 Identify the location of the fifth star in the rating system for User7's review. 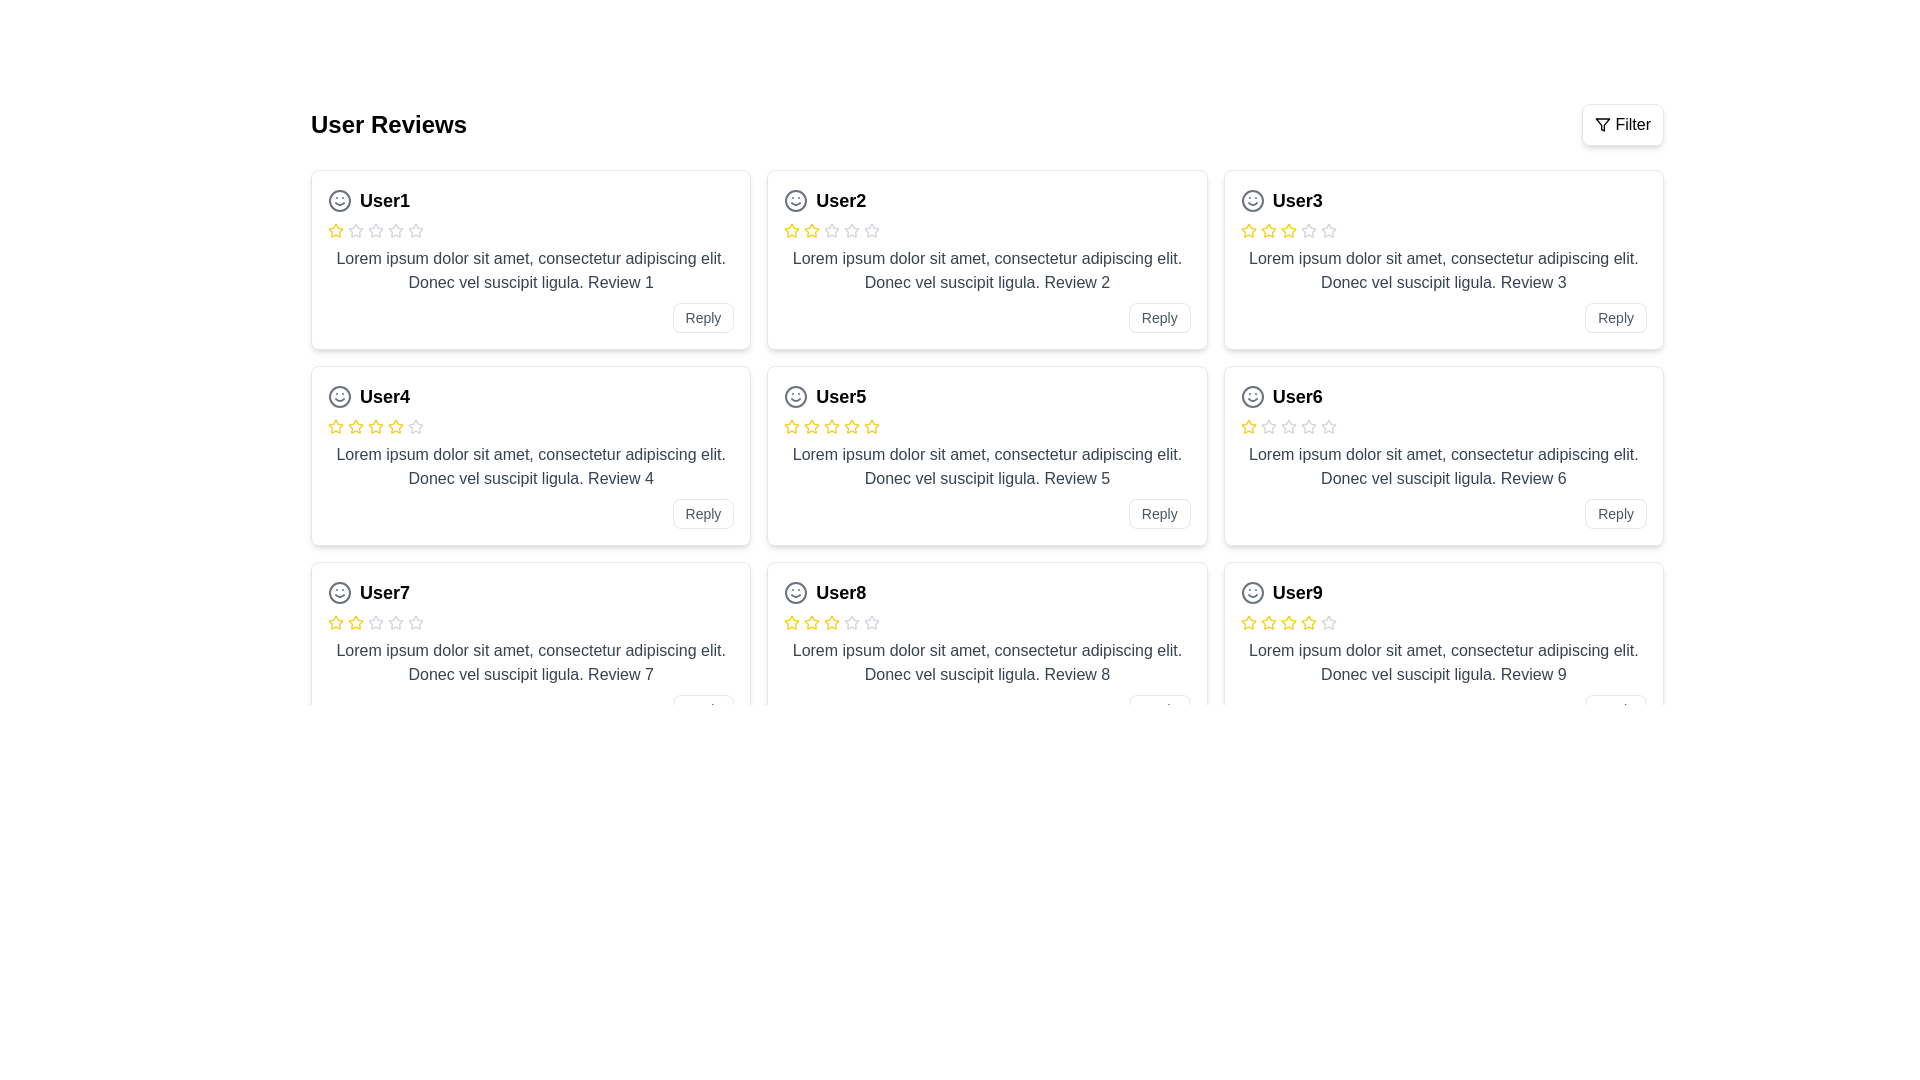
(415, 622).